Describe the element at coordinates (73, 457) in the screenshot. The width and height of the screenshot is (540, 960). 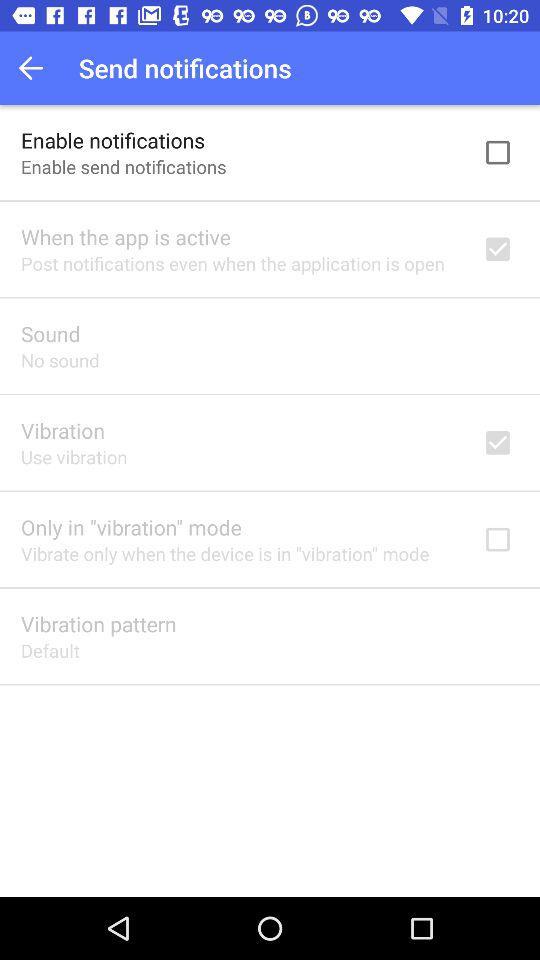
I see `use vibration item` at that location.